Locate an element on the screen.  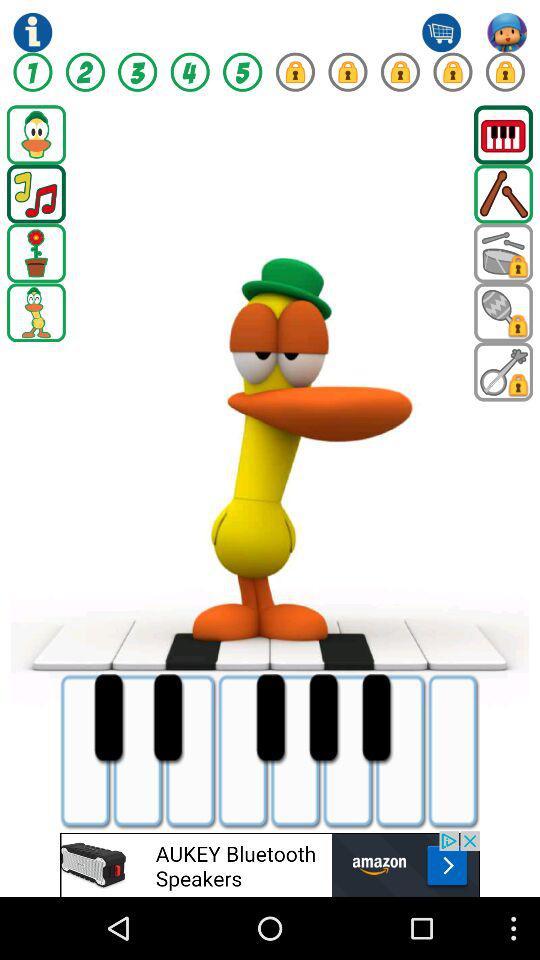
numbers symbol is located at coordinates (31, 72).